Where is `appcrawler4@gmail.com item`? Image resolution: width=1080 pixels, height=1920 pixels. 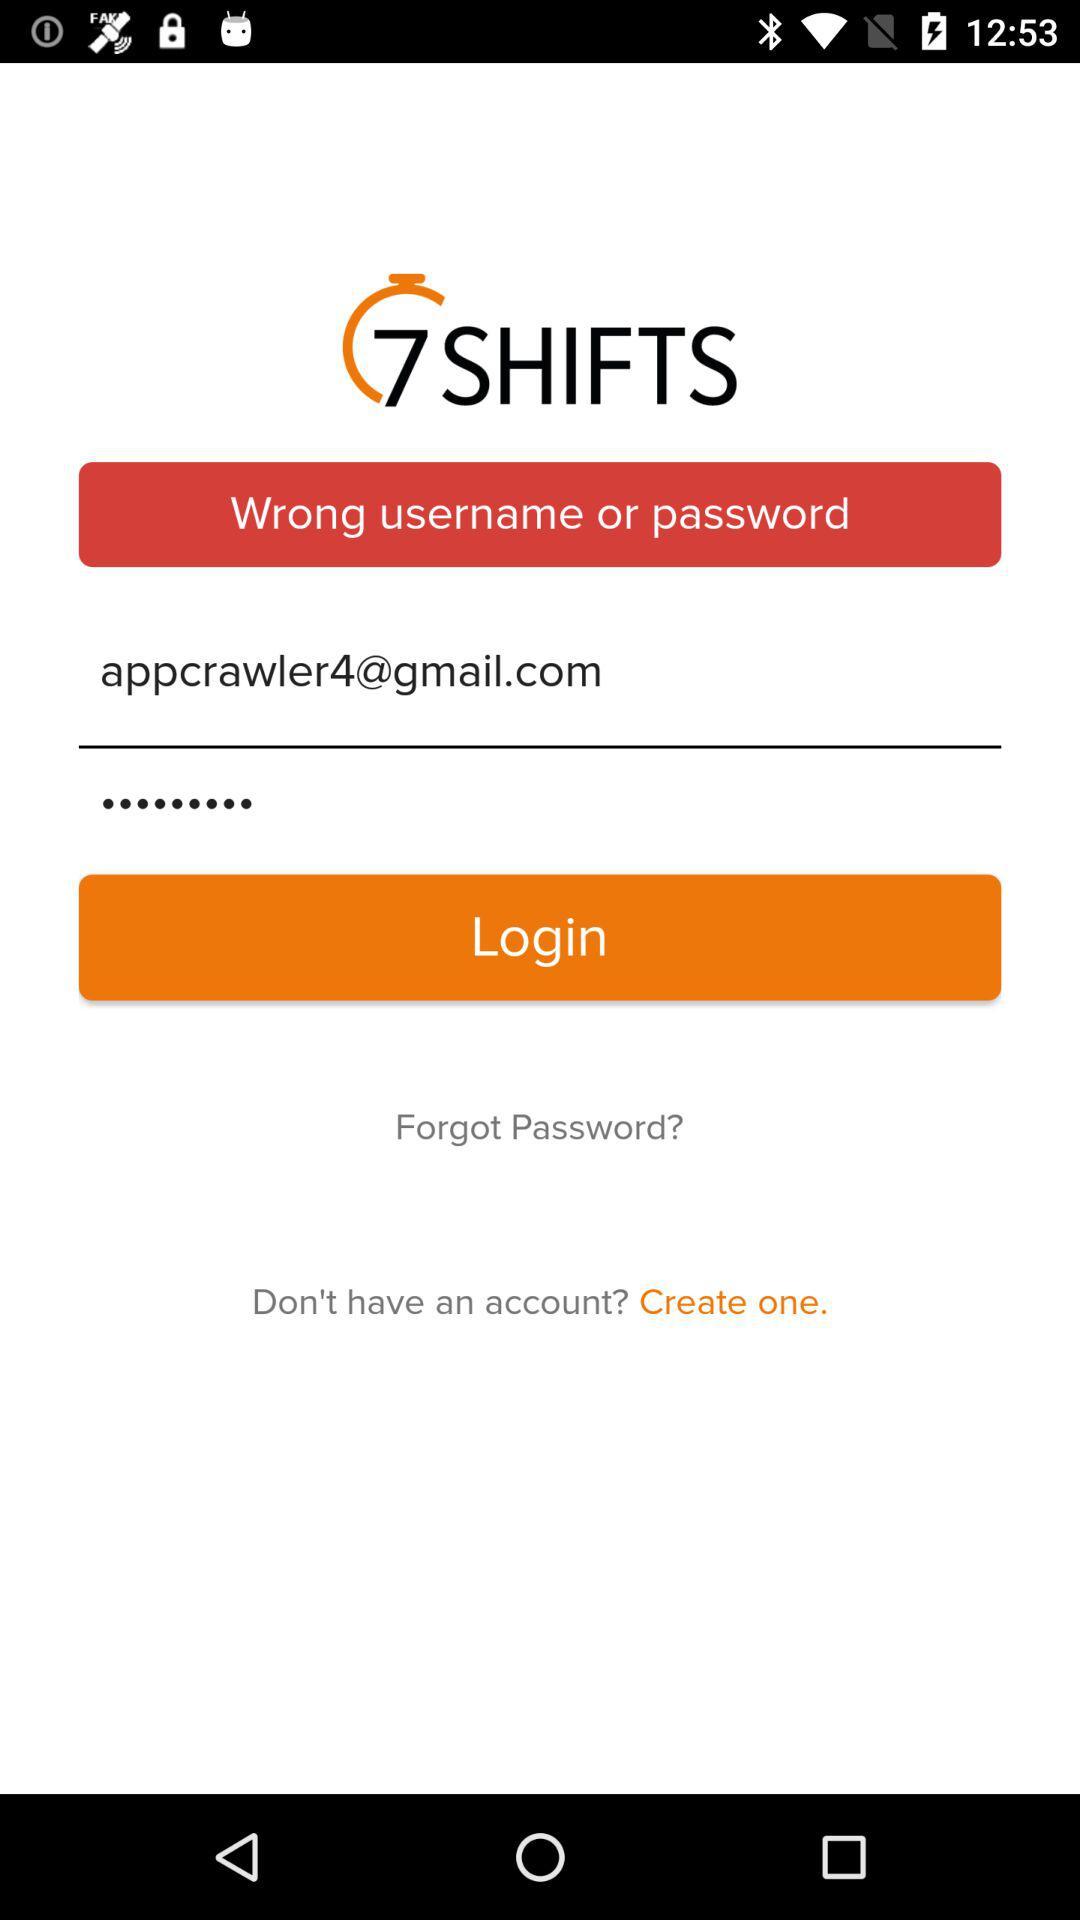 appcrawler4@gmail.com item is located at coordinates (540, 672).